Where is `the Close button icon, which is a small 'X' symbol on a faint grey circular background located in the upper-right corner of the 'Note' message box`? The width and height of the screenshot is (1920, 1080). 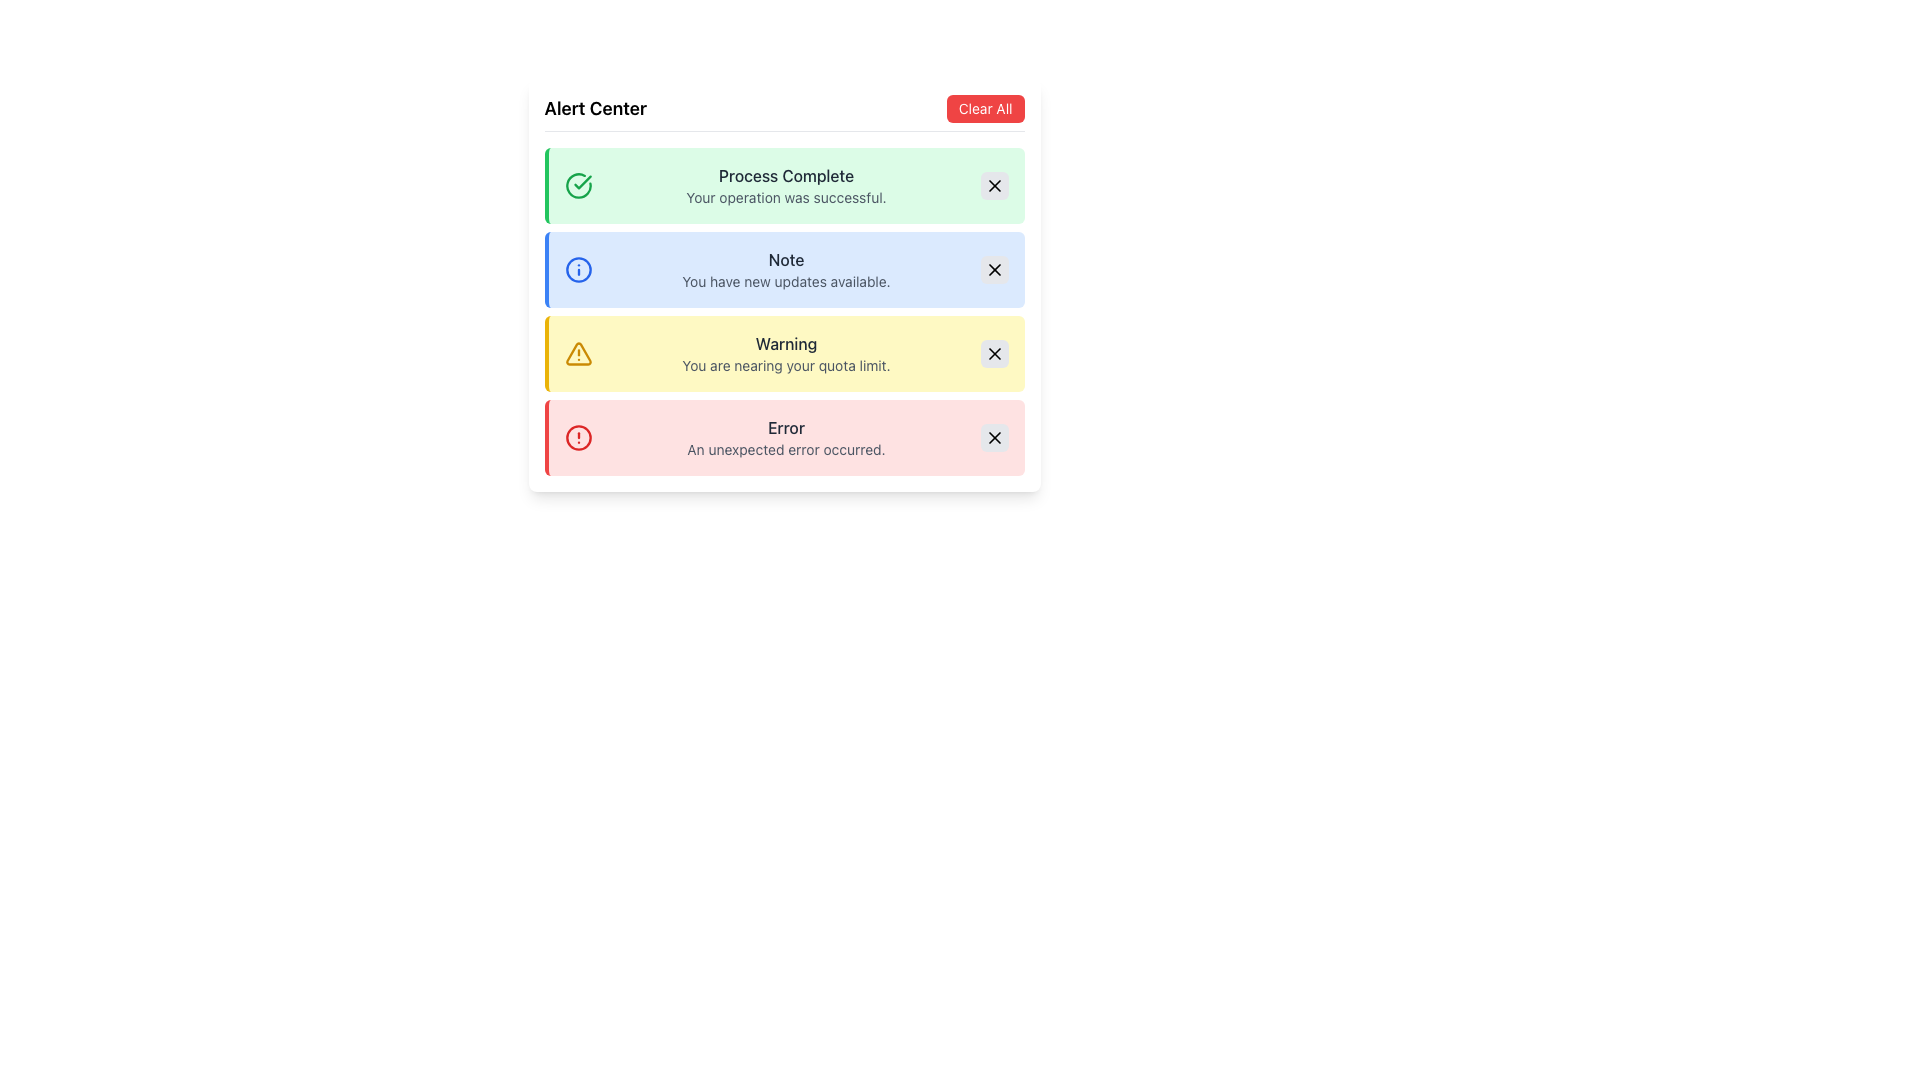 the Close button icon, which is a small 'X' symbol on a faint grey circular background located in the upper-right corner of the 'Note' message box is located at coordinates (994, 437).